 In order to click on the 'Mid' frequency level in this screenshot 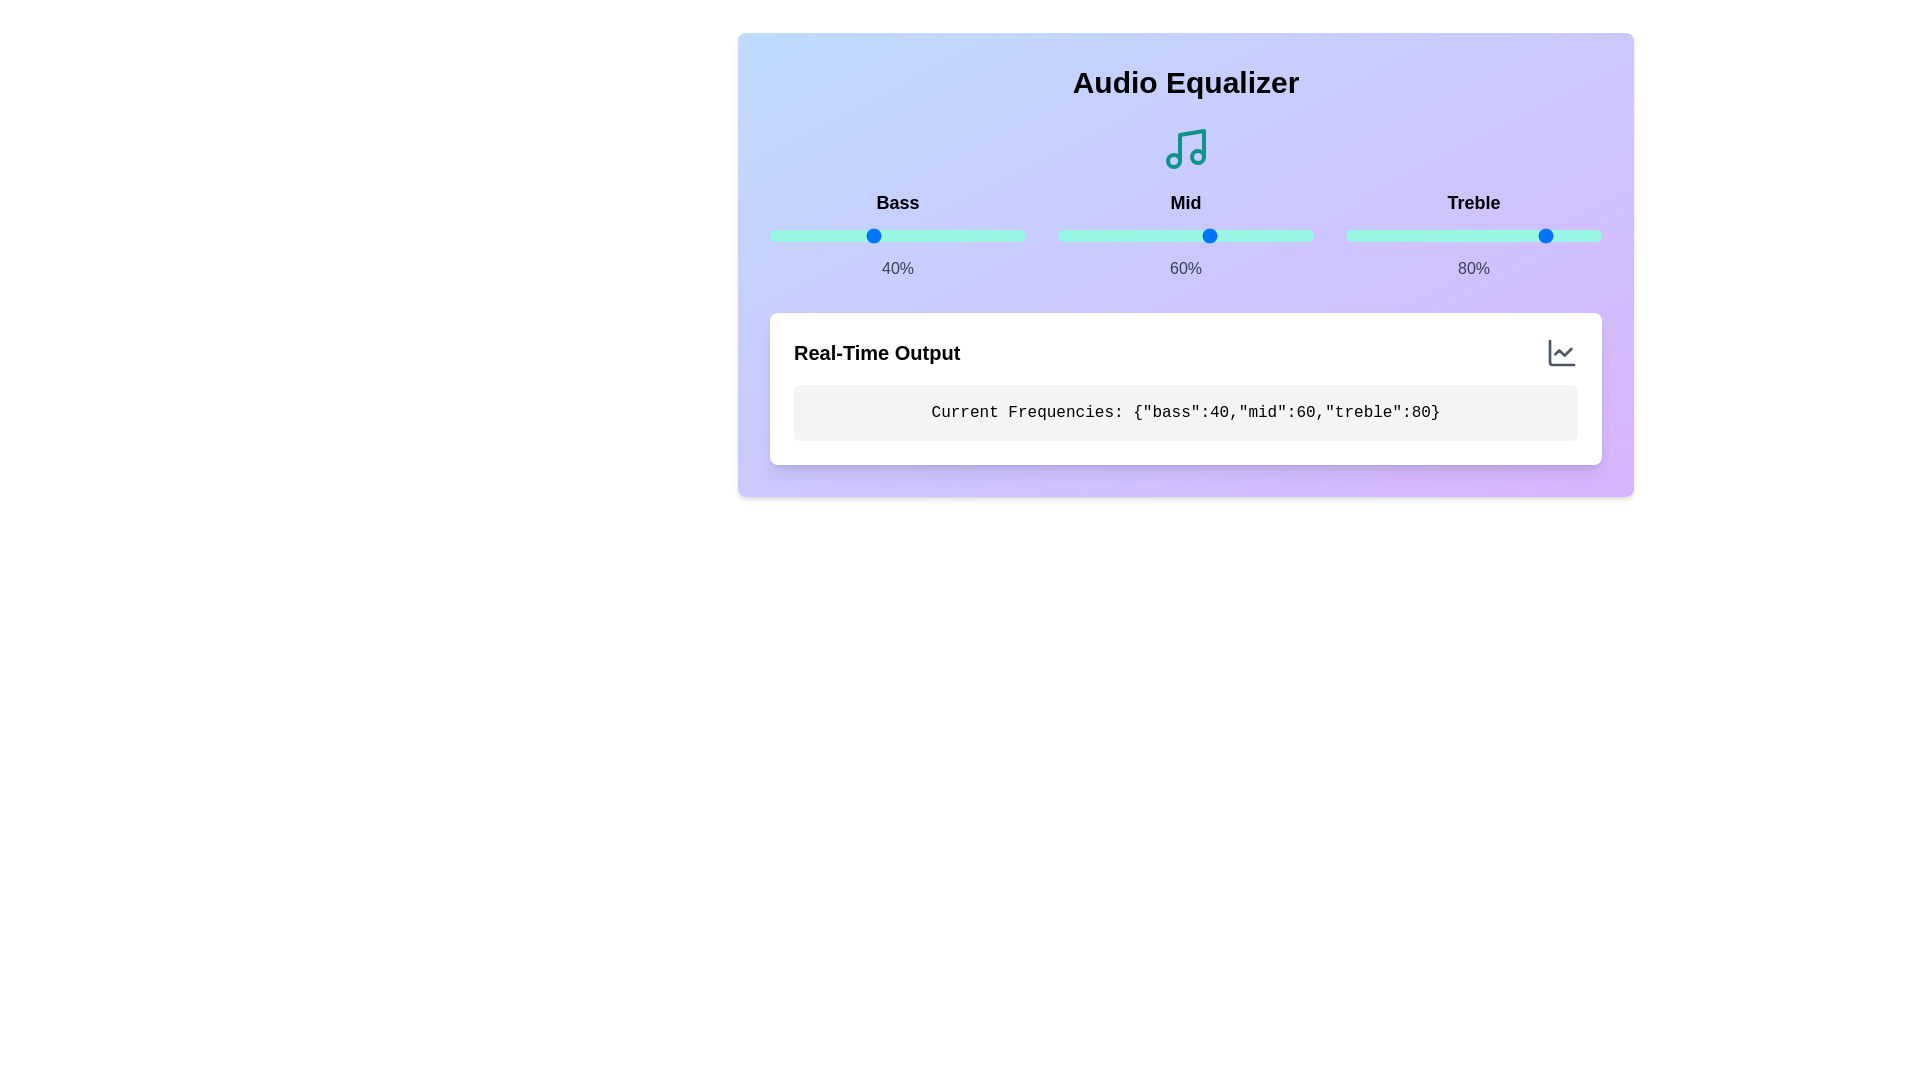, I will do `click(1103, 234)`.